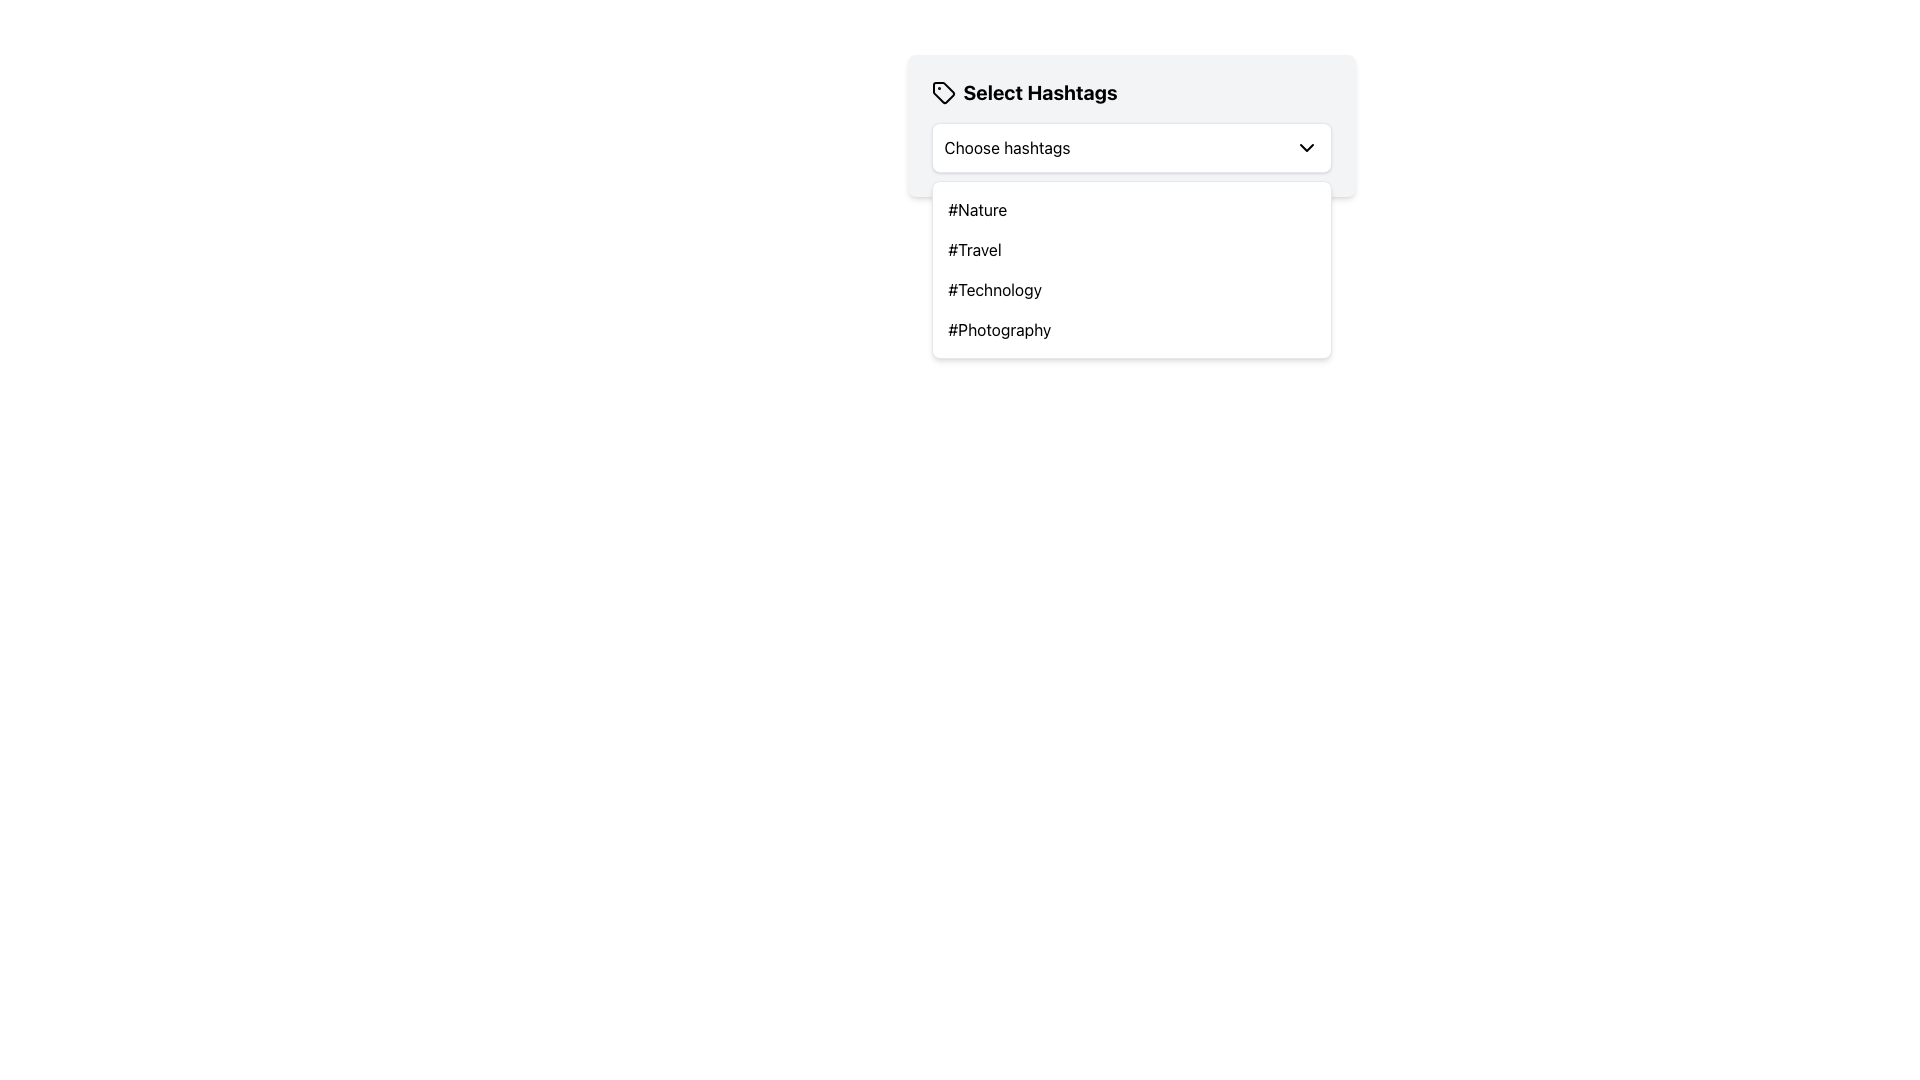 The image size is (1920, 1080). Describe the element at coordinates (999, 329) in the screenshot. I see `to select the hashtag '#Photography' from the fourth item in the dropdown list of hashtags` at that location.